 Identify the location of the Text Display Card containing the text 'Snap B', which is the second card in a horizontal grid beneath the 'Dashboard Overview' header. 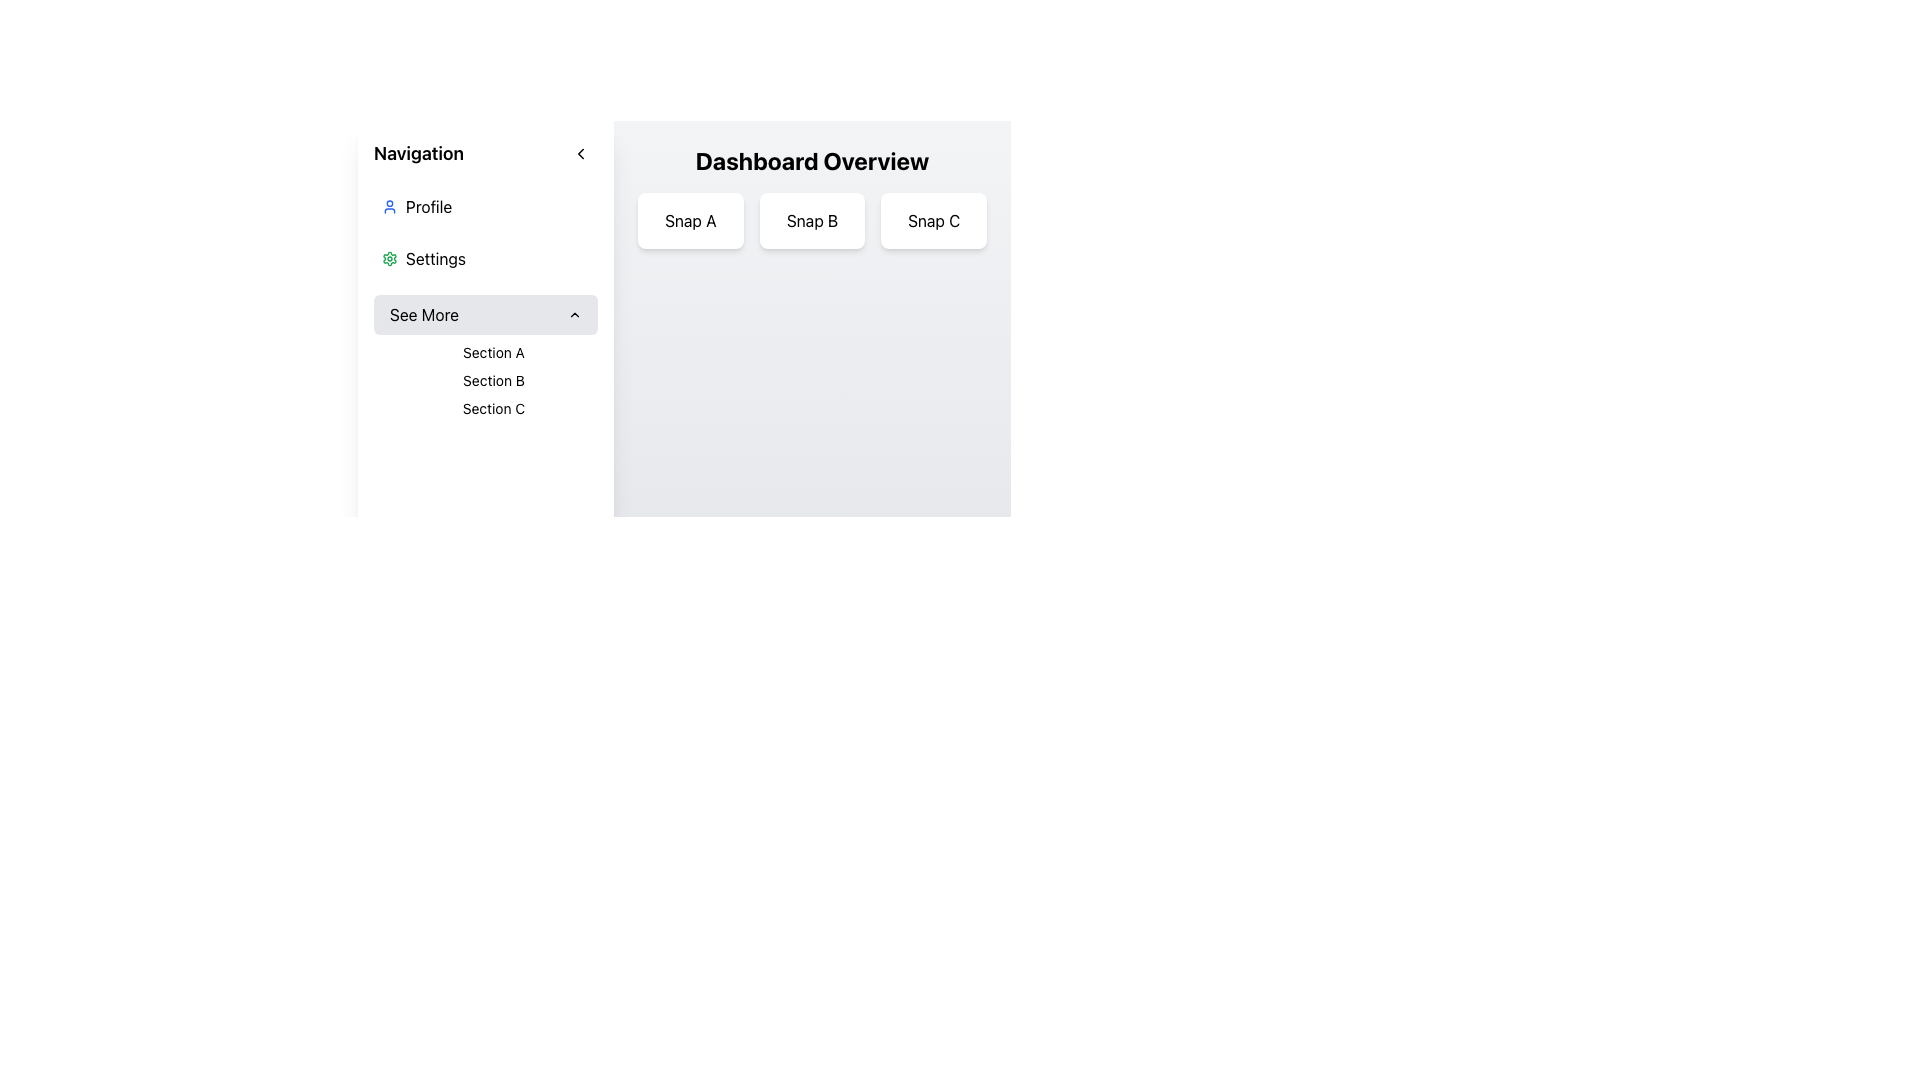
(812, 220).